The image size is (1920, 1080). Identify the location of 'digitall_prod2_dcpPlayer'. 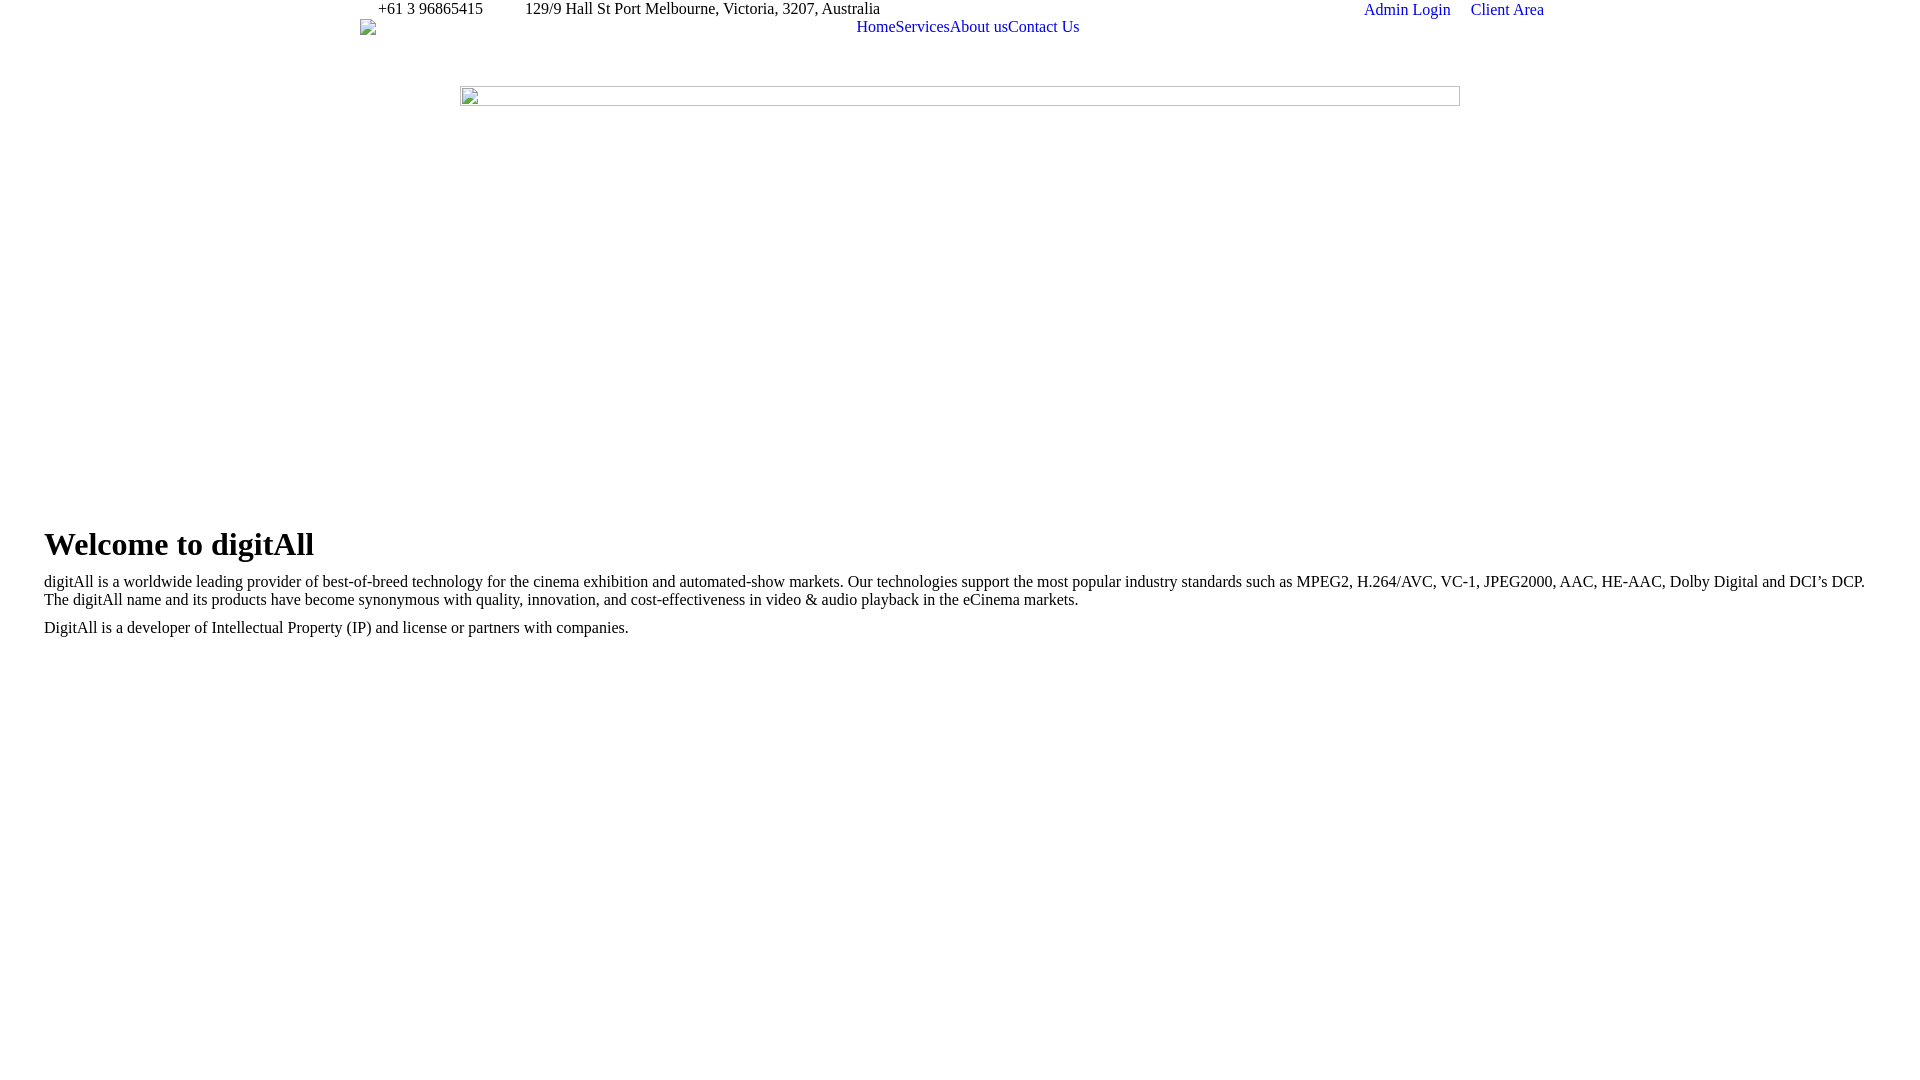
(960, 285).